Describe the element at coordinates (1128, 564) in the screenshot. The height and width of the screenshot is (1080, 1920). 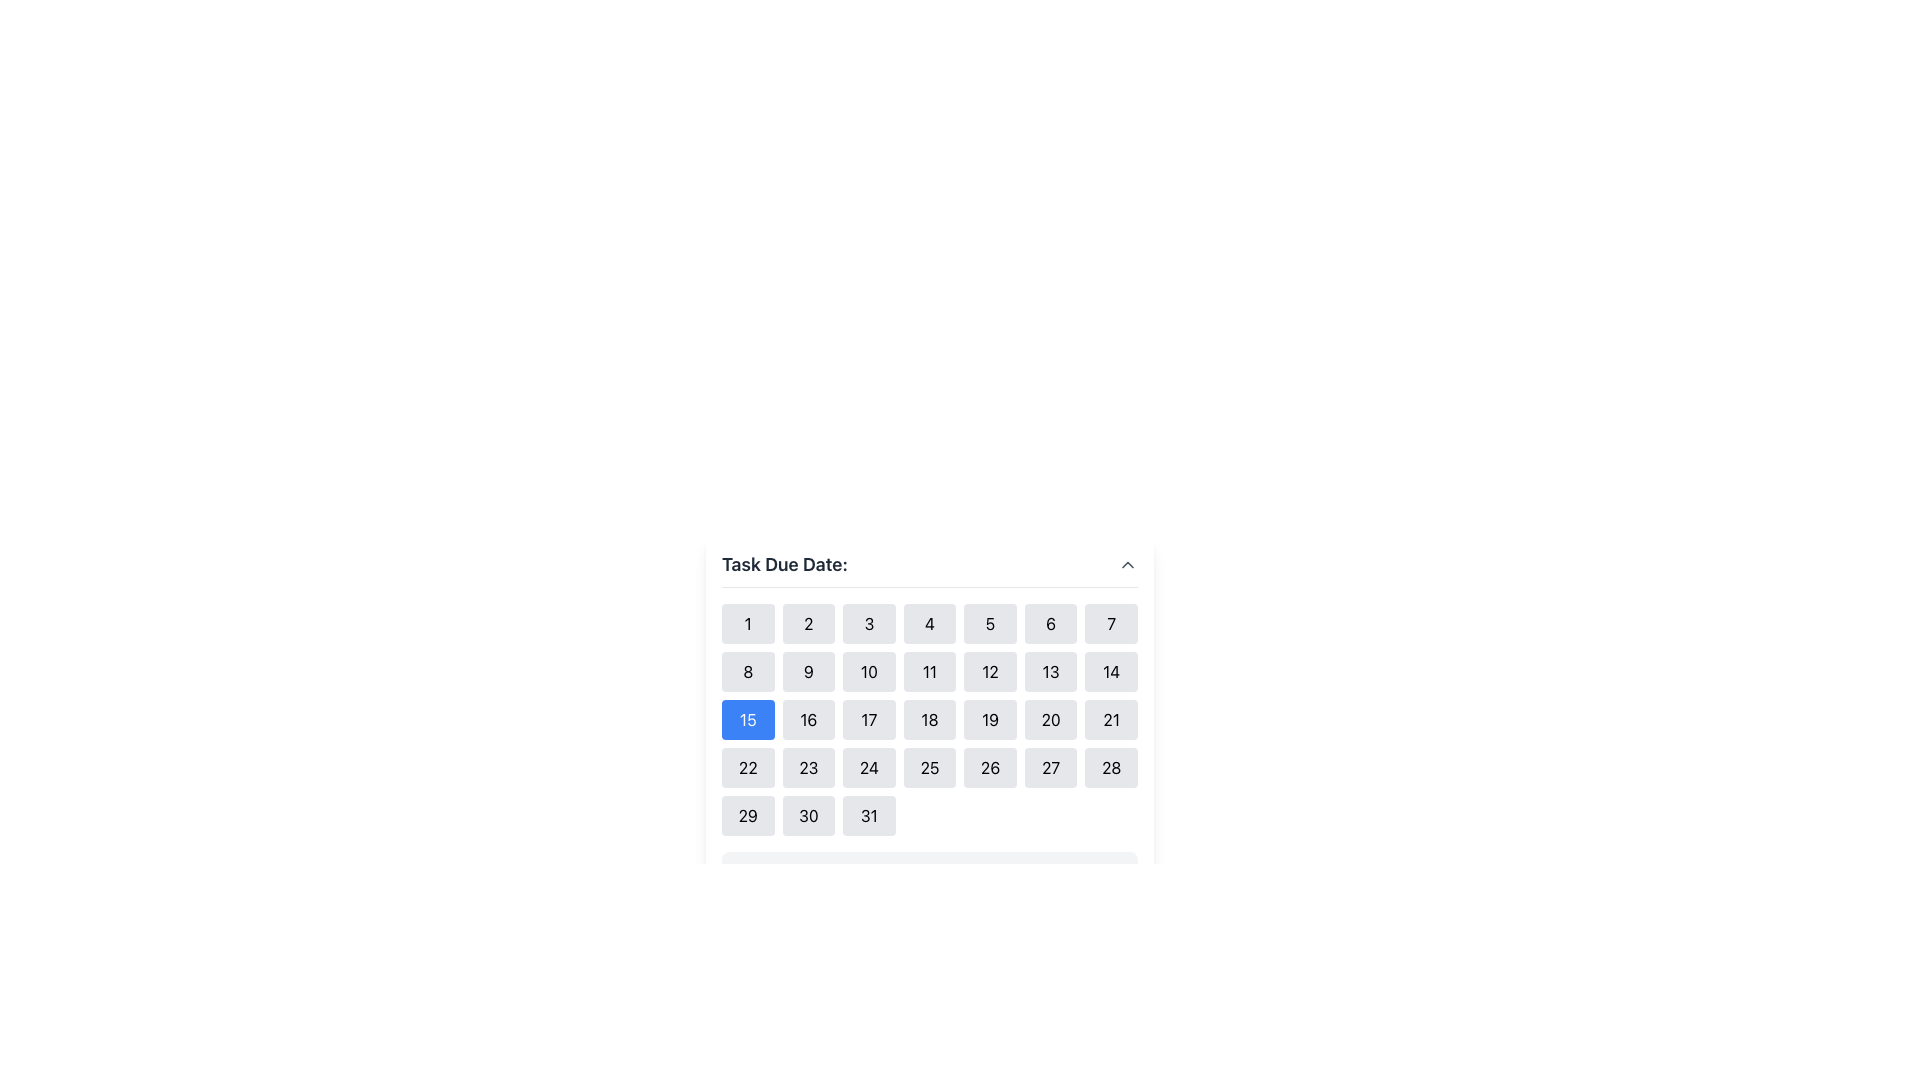
I see `the upward-pointing chevron icon next to the 'Task Due Date:' label` at that location.